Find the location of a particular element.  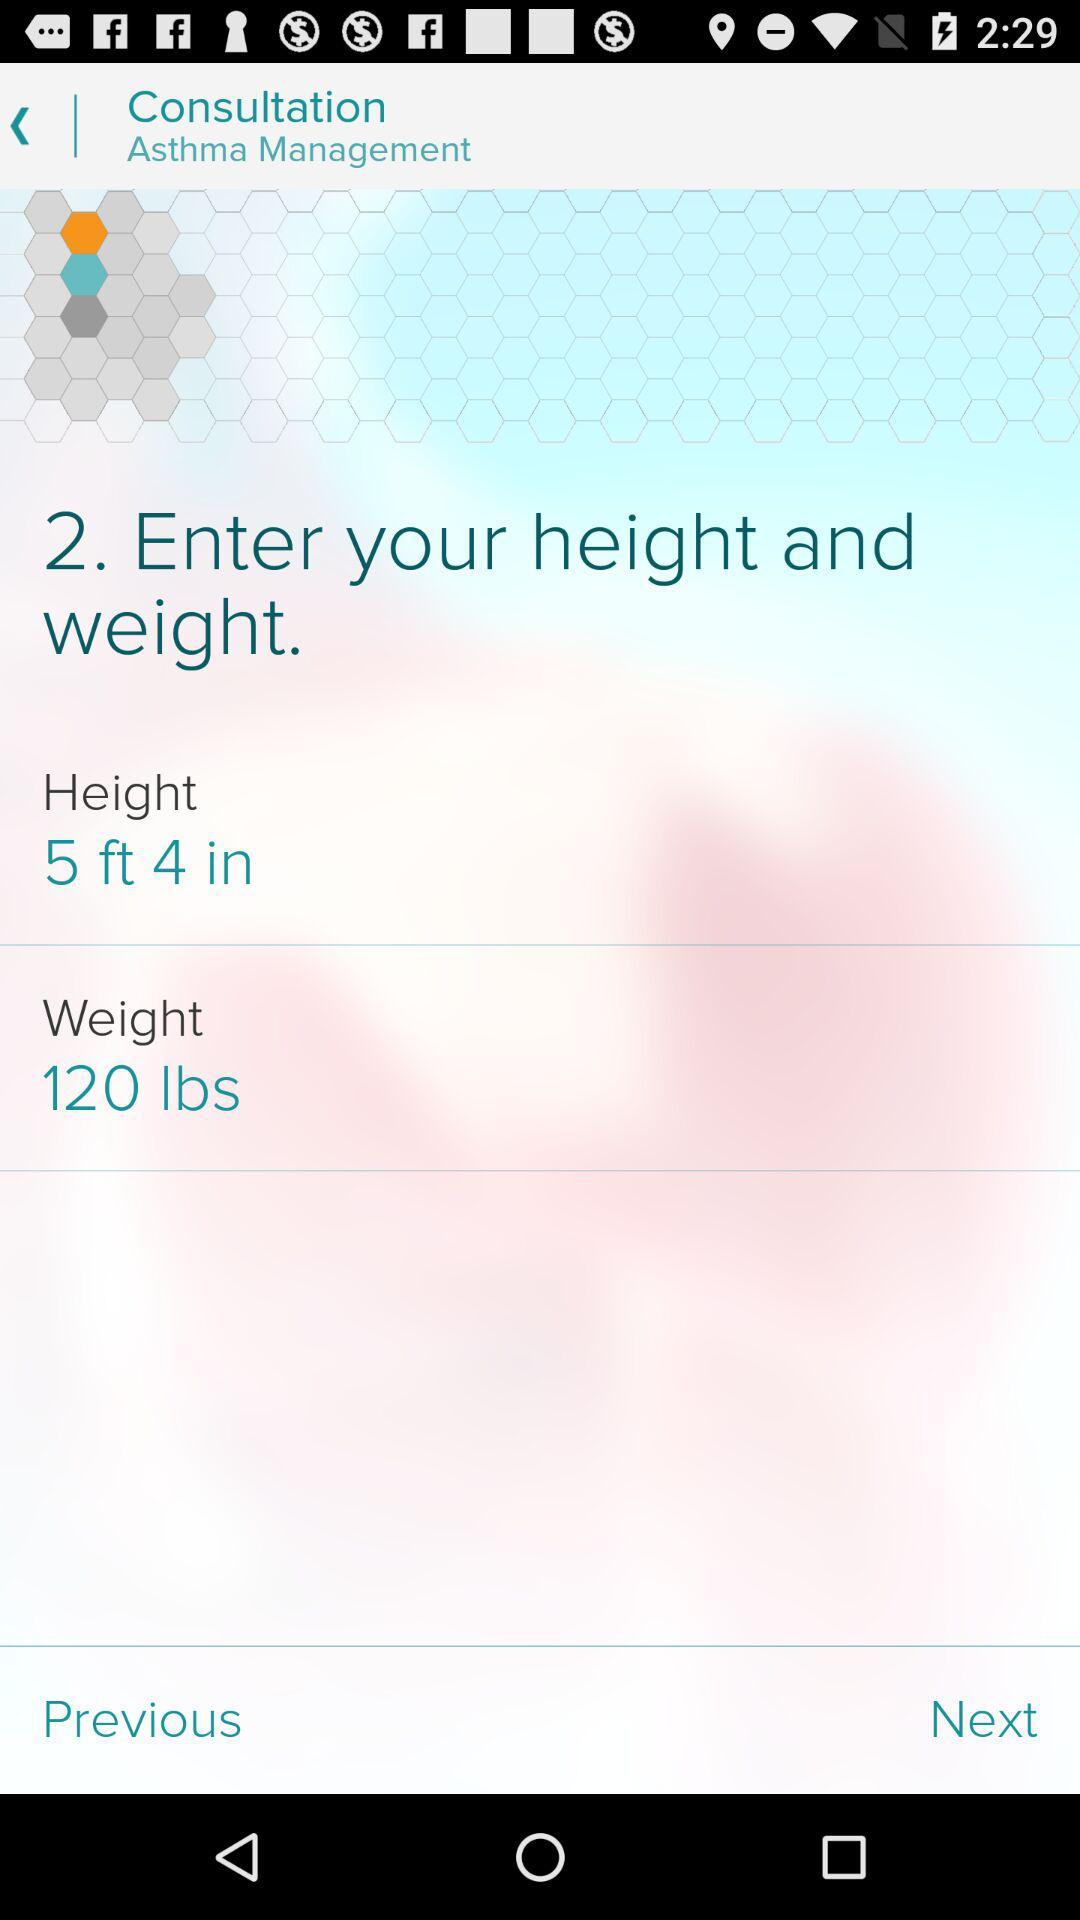

the 5 ft 4 icon is located at coordinates (540, 863).